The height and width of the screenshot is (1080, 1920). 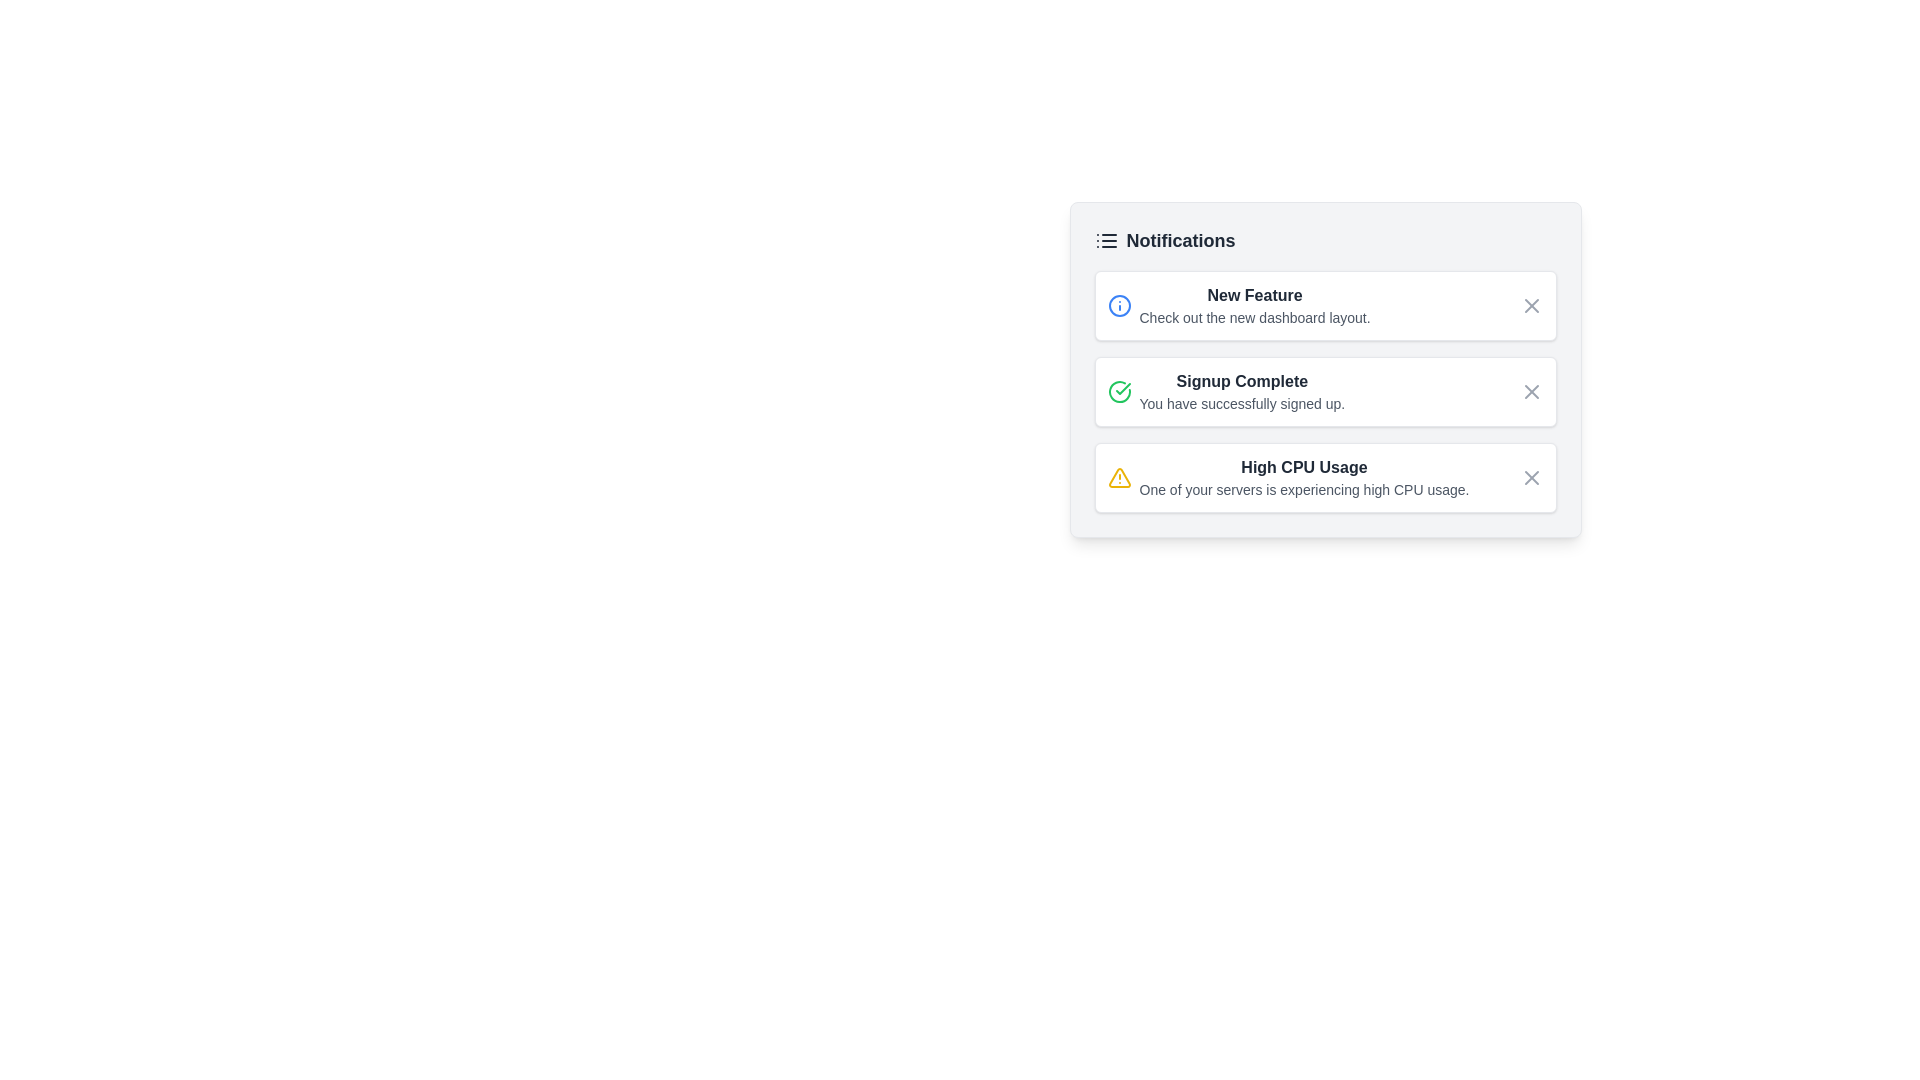 What do you see at coordinates (1118, 392) in the screenshot?
I see `the 'Signup Complete' confirmation icon located to the left of the text in the Notifications panel, which is part of the second notification item in the list` at bounding box center [1118, 392].